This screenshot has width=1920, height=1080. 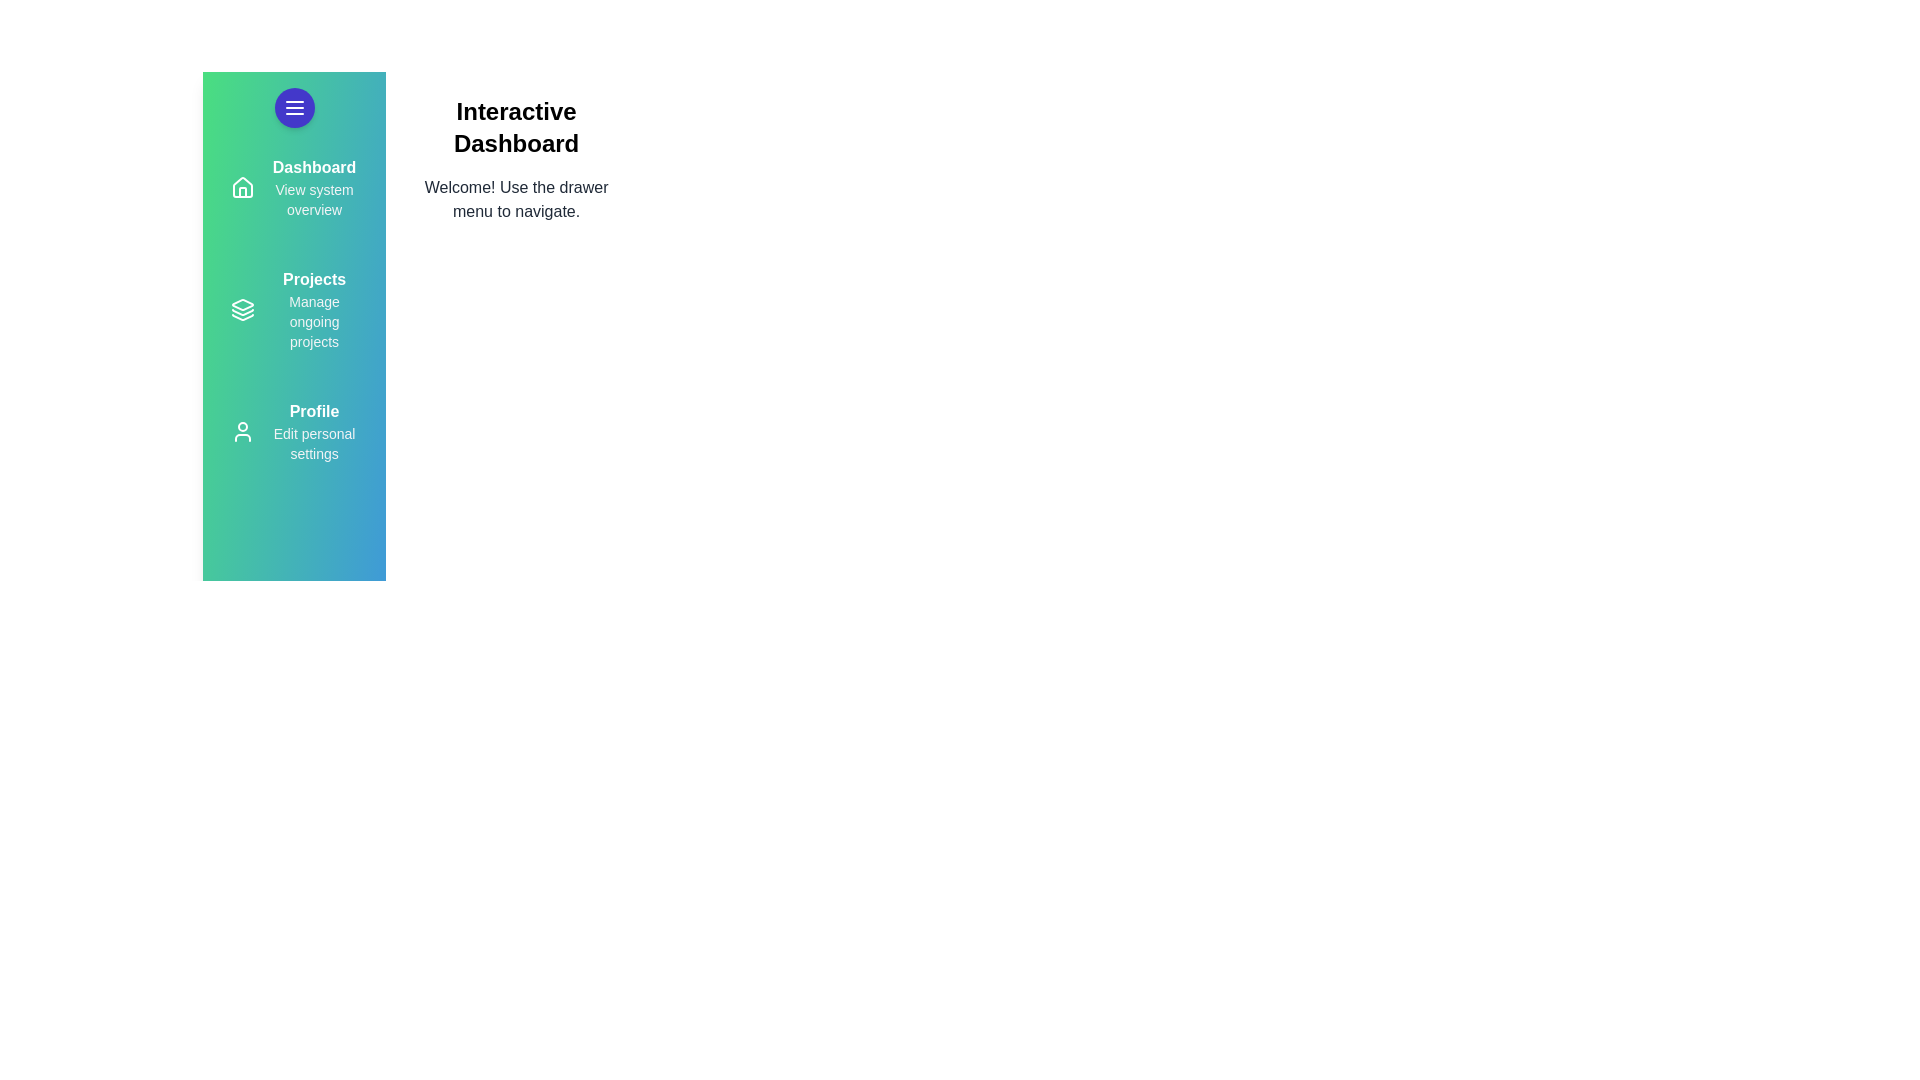 I want to click on the 'Dashboard' menu item, so click(x=313, y=167).